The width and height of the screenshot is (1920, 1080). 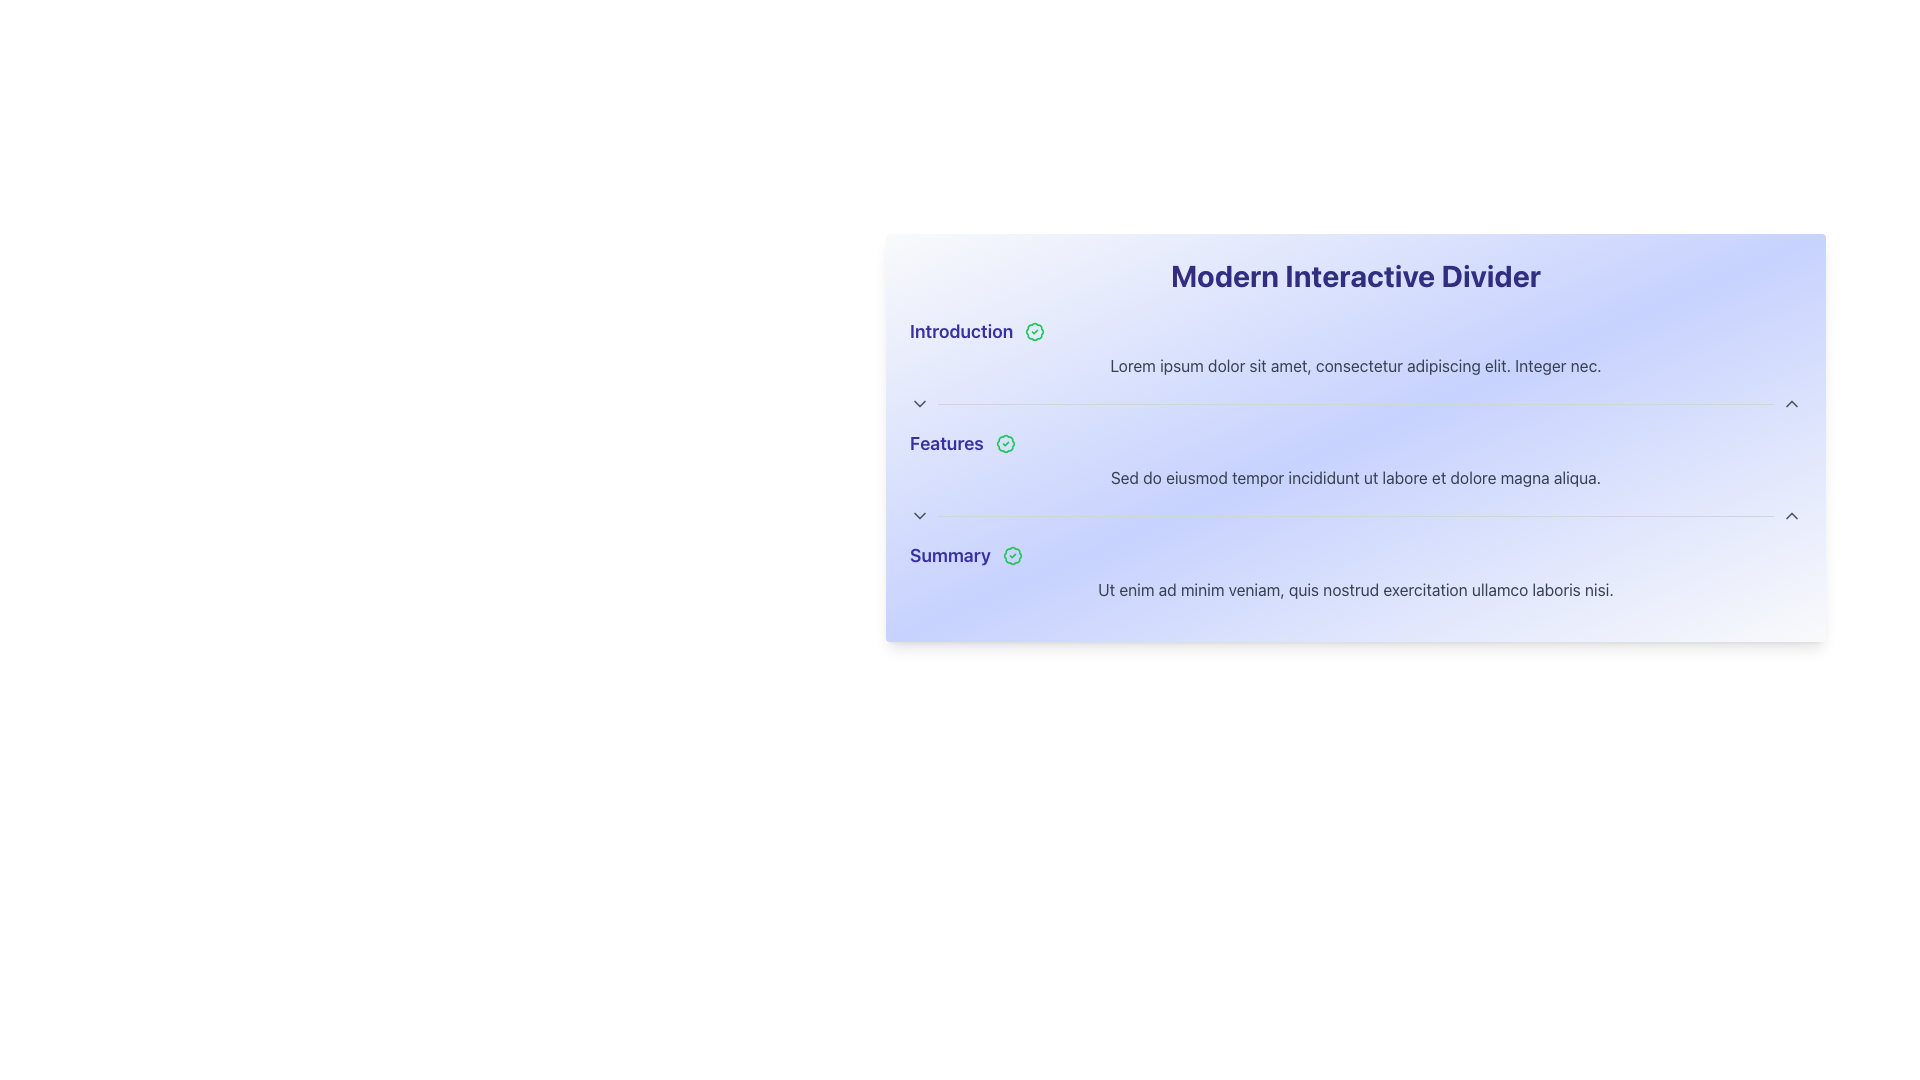 I want to click on the visual appearance of the badge or icon indicating the status related to the 'Introduction' section, which is positioned next to the label 'Introduction' at the top of the panel, so click(x=1035, y=330).